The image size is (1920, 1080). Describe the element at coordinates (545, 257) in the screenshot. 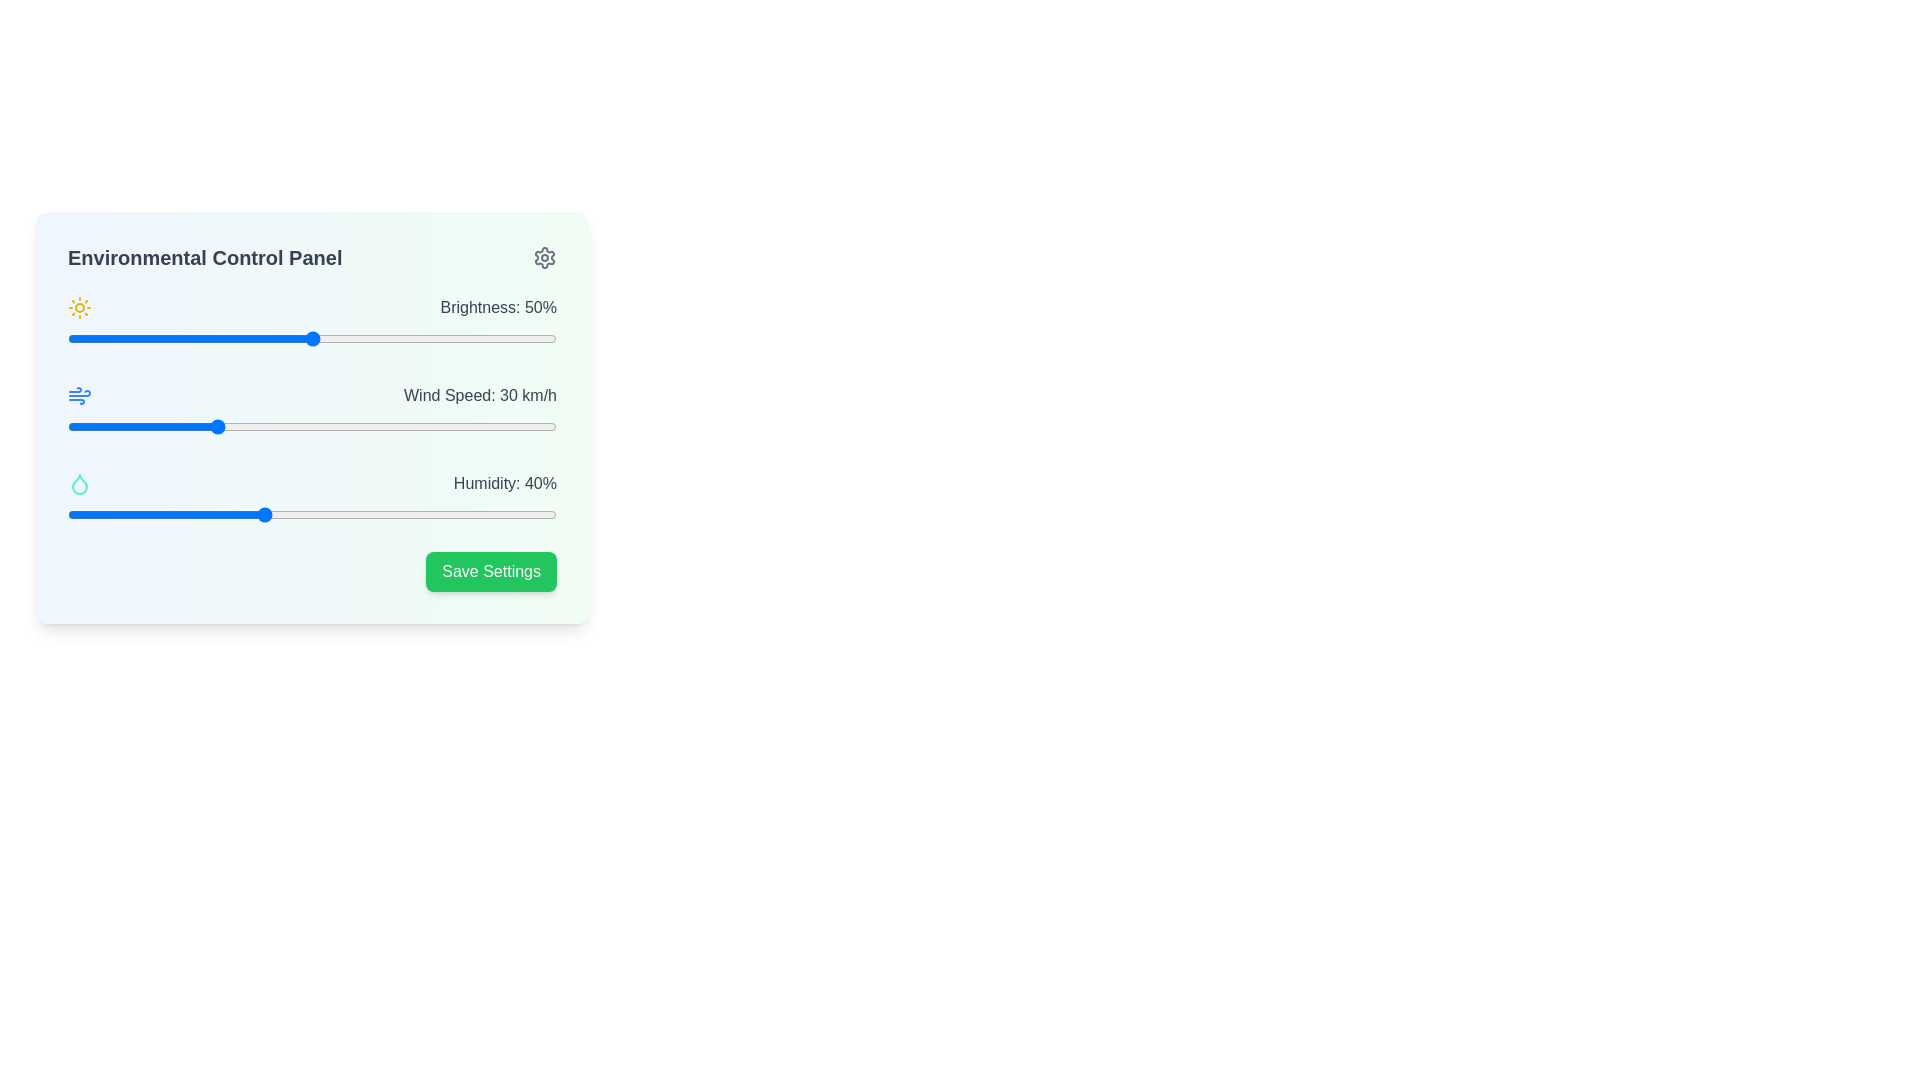

I see `the gear-shaped icon in the top-right corner of the Environmental Control Panel` at that location.